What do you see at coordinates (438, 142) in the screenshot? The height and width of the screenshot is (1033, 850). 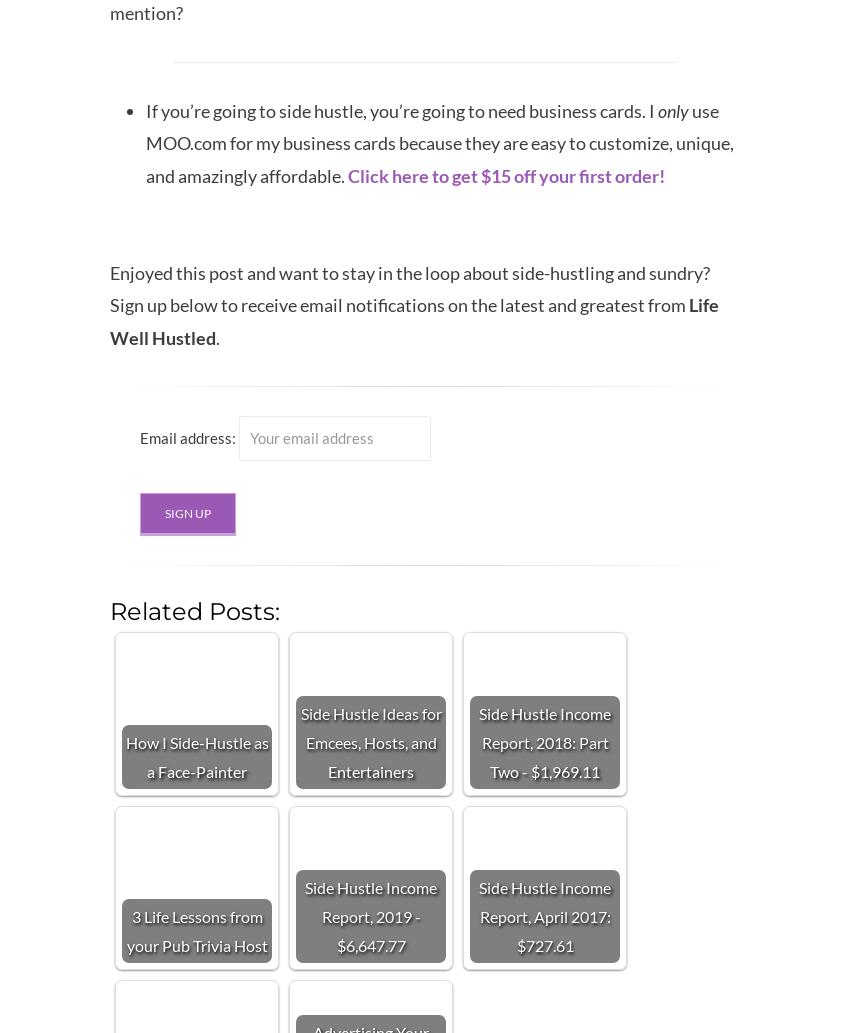 I see `'use MOO.com for my business cards because they are easy to customize, unique, and amazingly affordable.'` at bounding box center [438, 142].